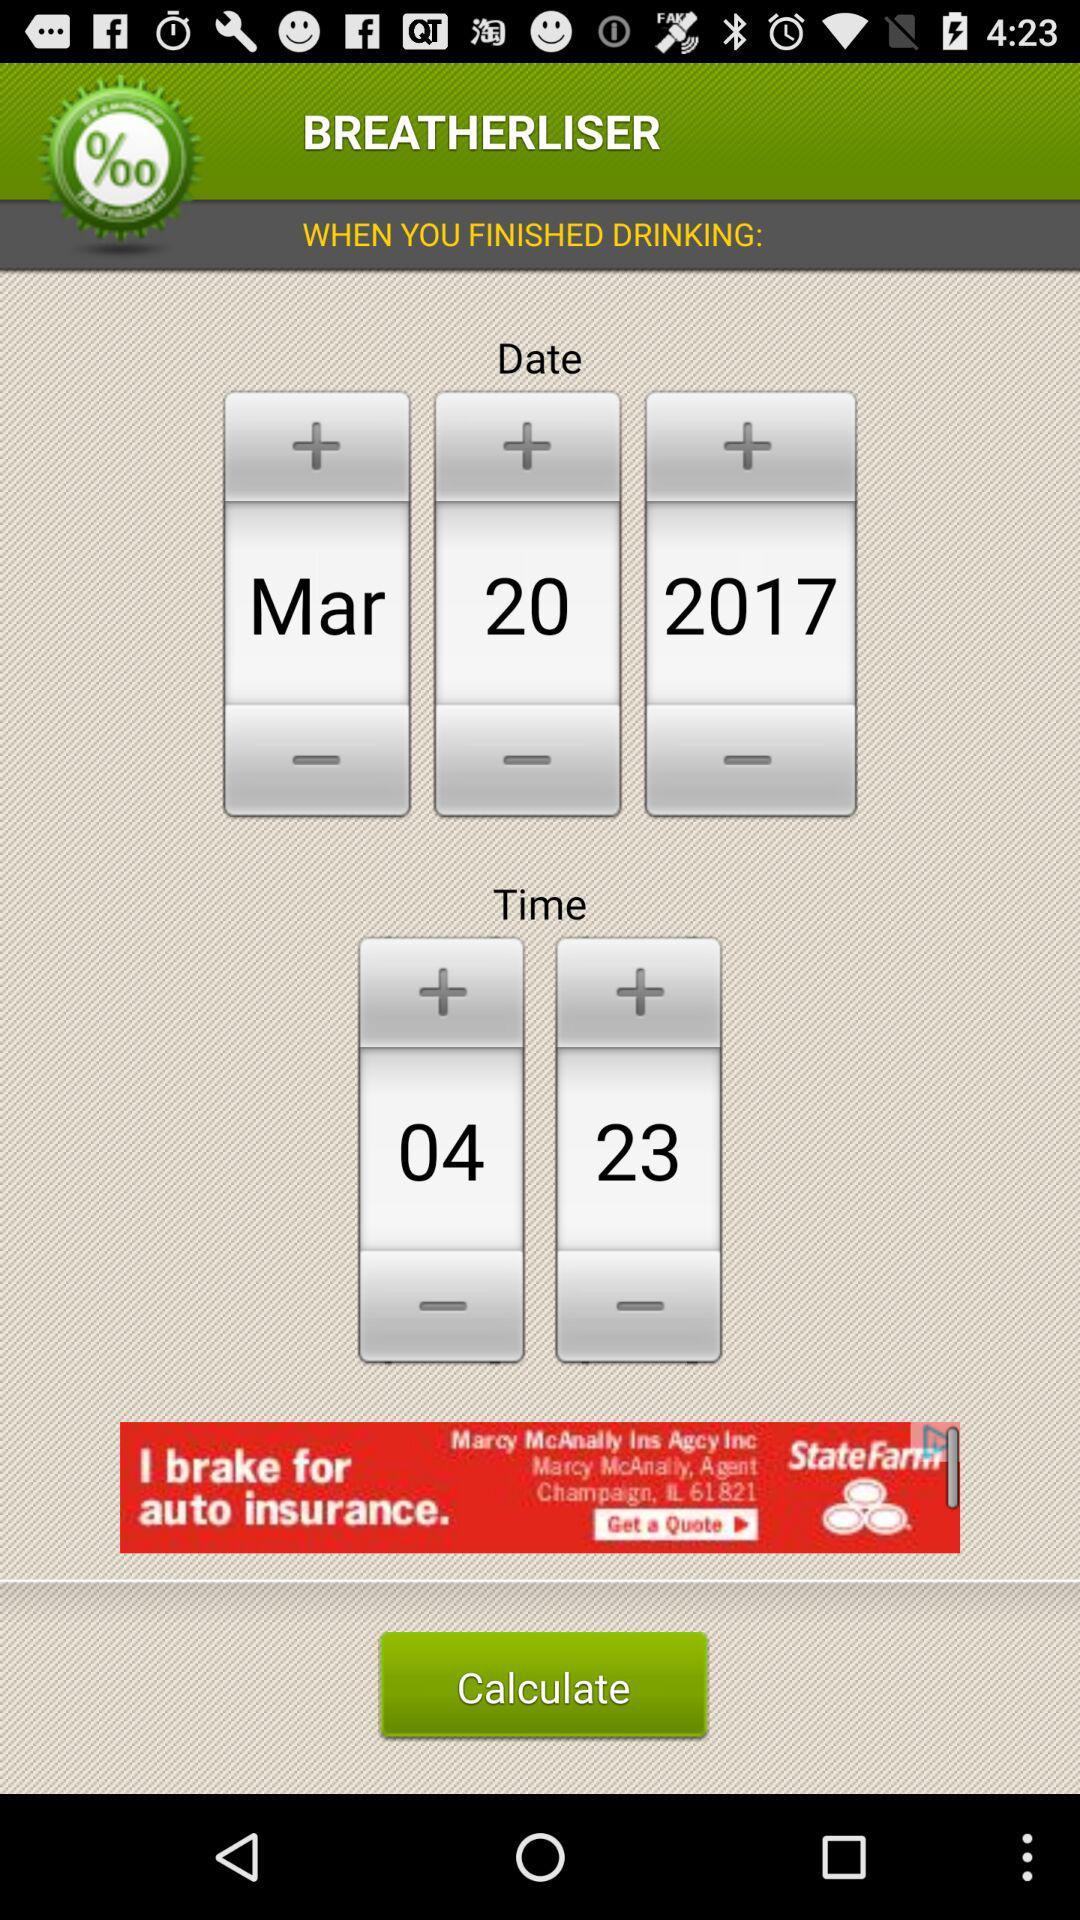 This screenshot has width=1080, height=1920. I want to click on below 23, so click(639, 1310).